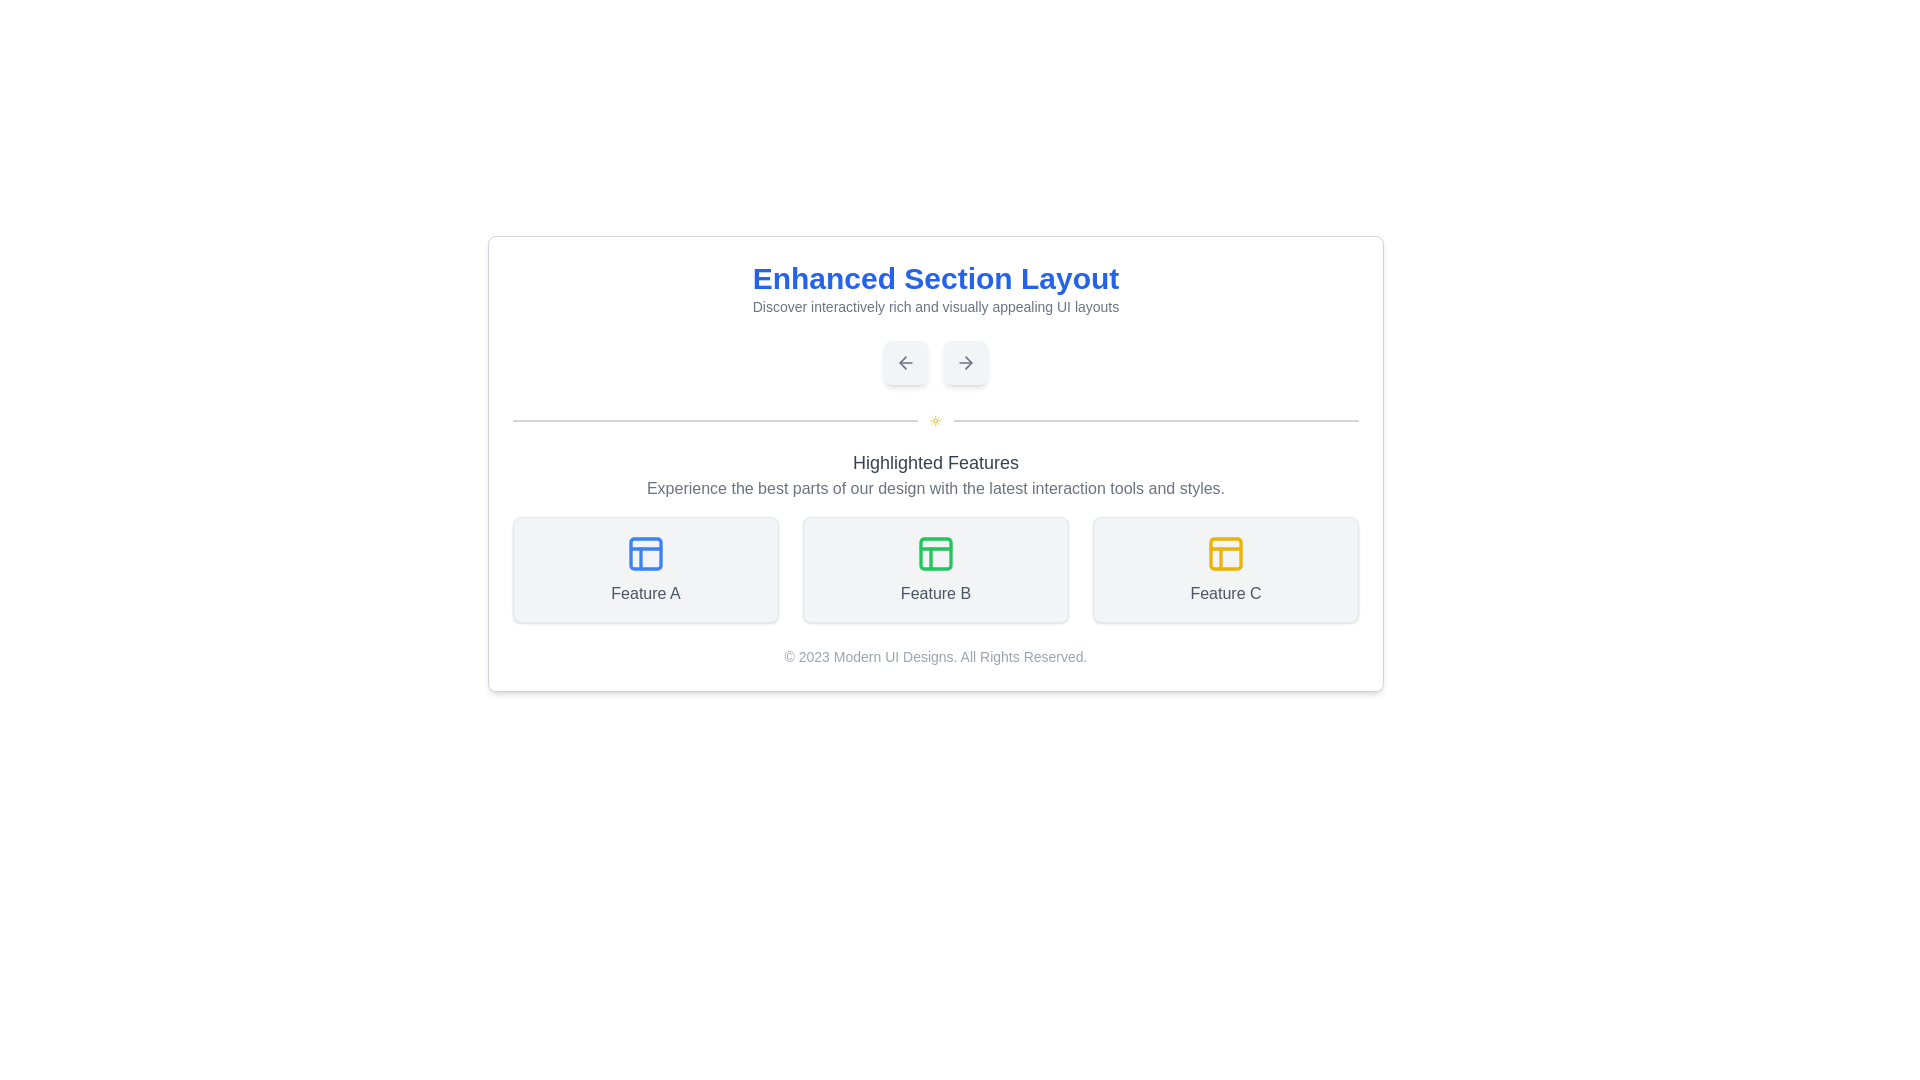 This screenshot has height=1080, width=1920. Describe the element at coordinates (935, 419) in the screenshot. I see `the Decorative divider with a central yellow sun-like icon, located beneath the 'Enhanced Section Layout' and above the 'Highlighted Features' section` at that location.